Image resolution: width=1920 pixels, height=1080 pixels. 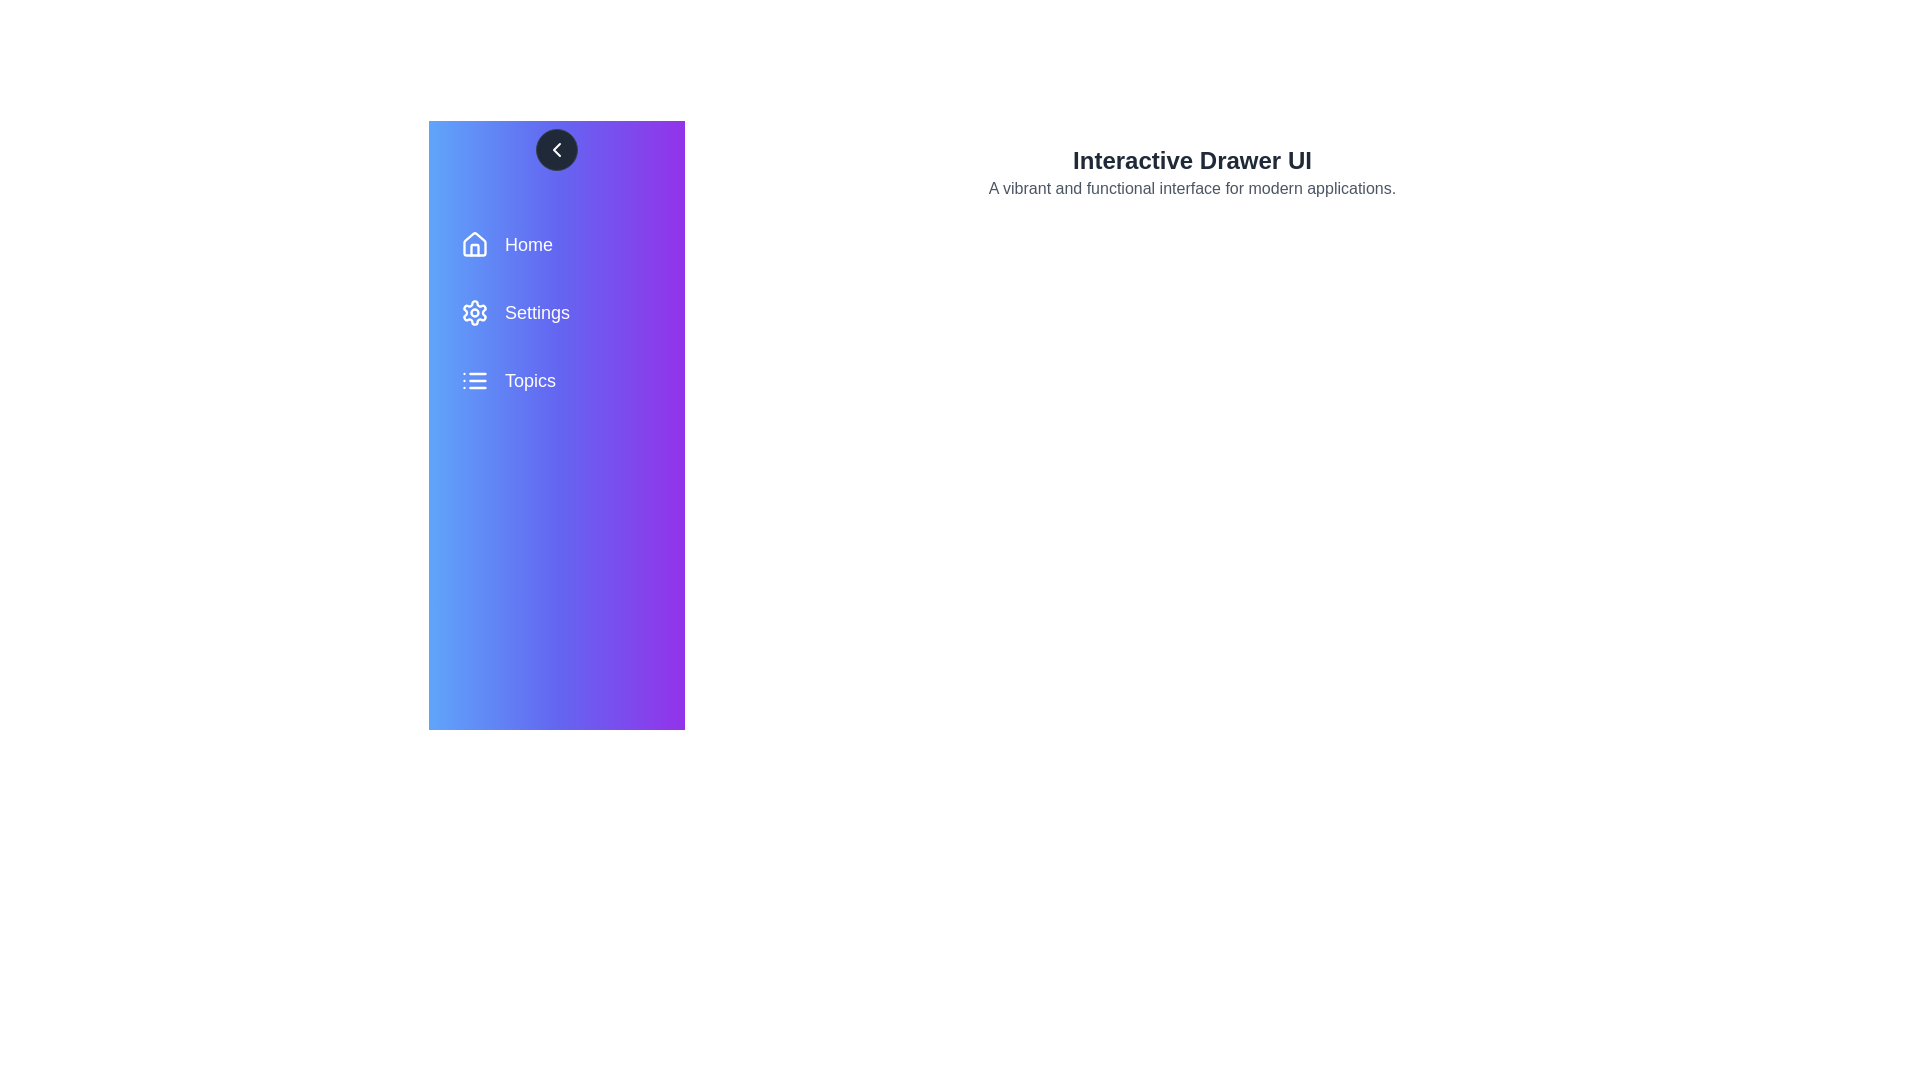 I want to click on the 'Settings' menu item in the drawer, so click(x=537, y=312).